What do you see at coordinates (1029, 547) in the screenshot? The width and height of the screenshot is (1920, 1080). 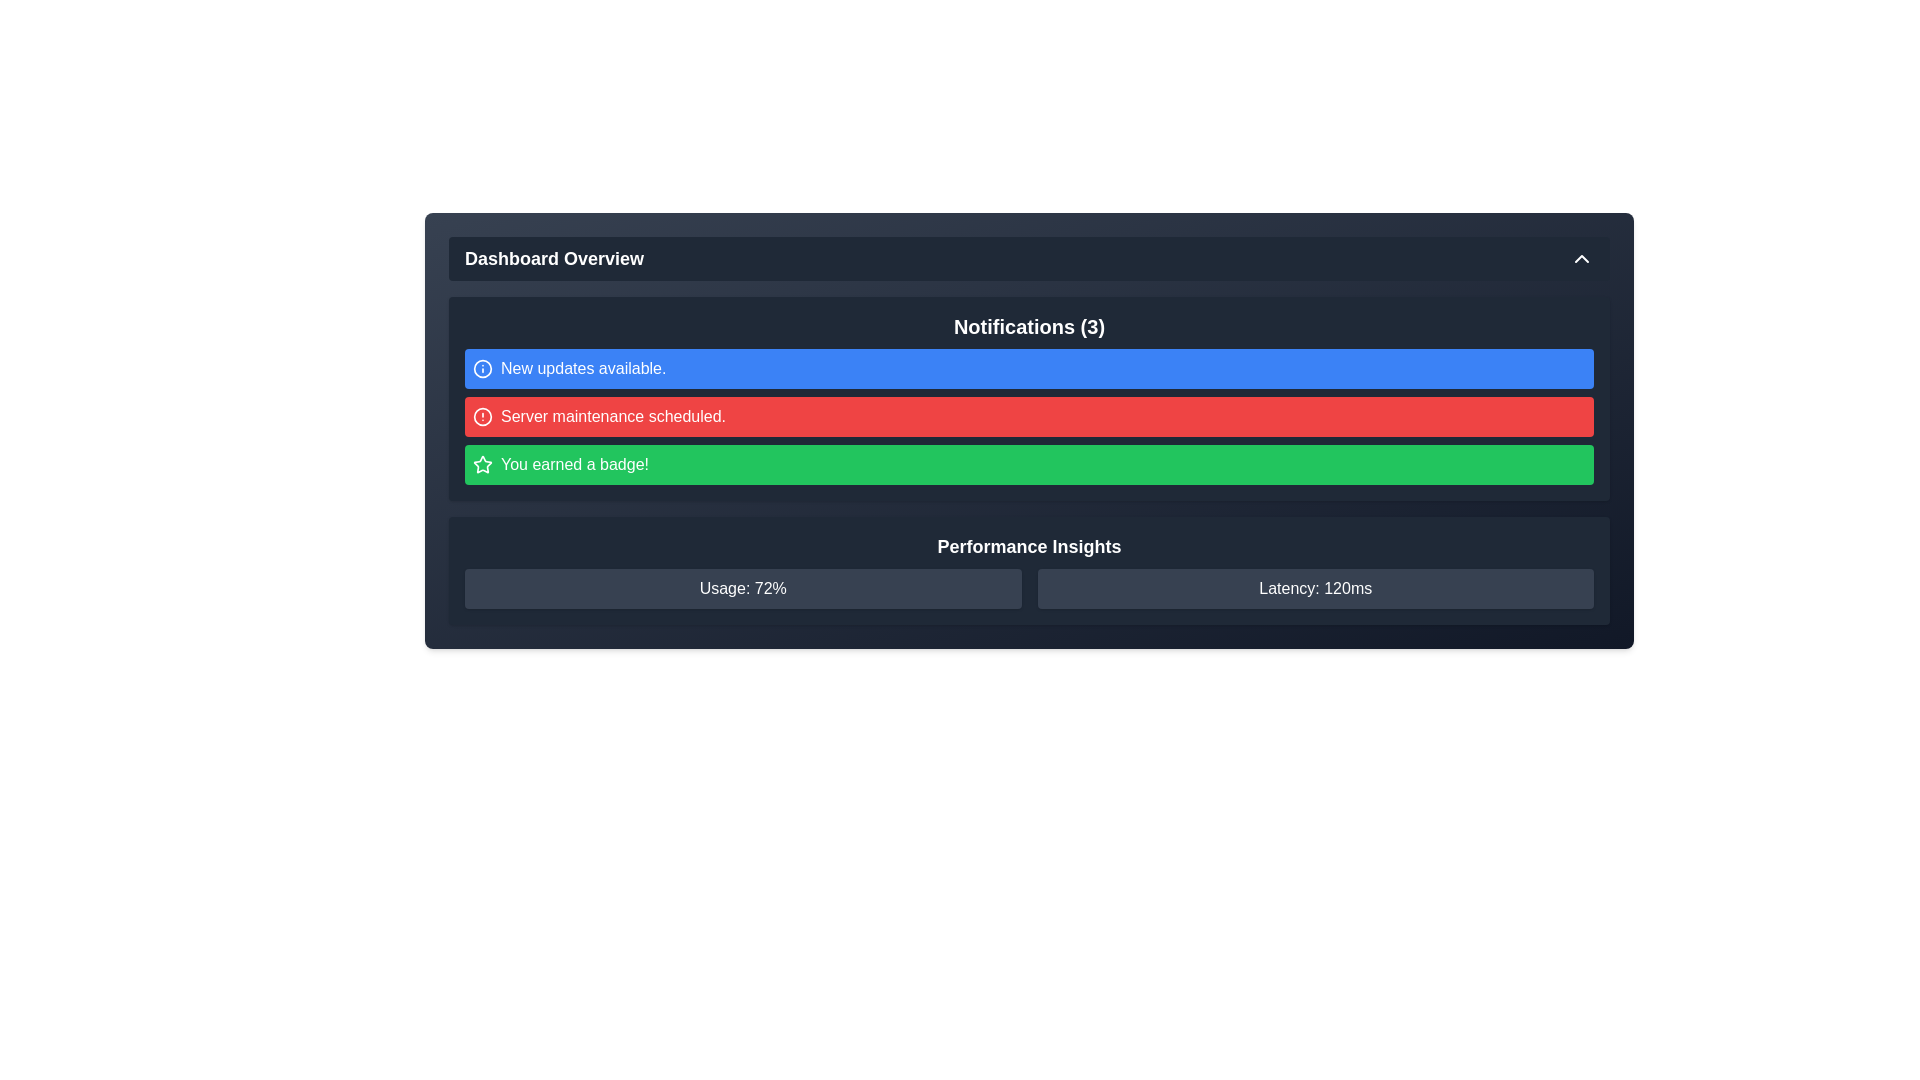 I see `the text label displaying 'Performance Insights', which is styled in large, bold font and is prominently positioned above the usage and latency boxes` at bounding box center [1029, 547].